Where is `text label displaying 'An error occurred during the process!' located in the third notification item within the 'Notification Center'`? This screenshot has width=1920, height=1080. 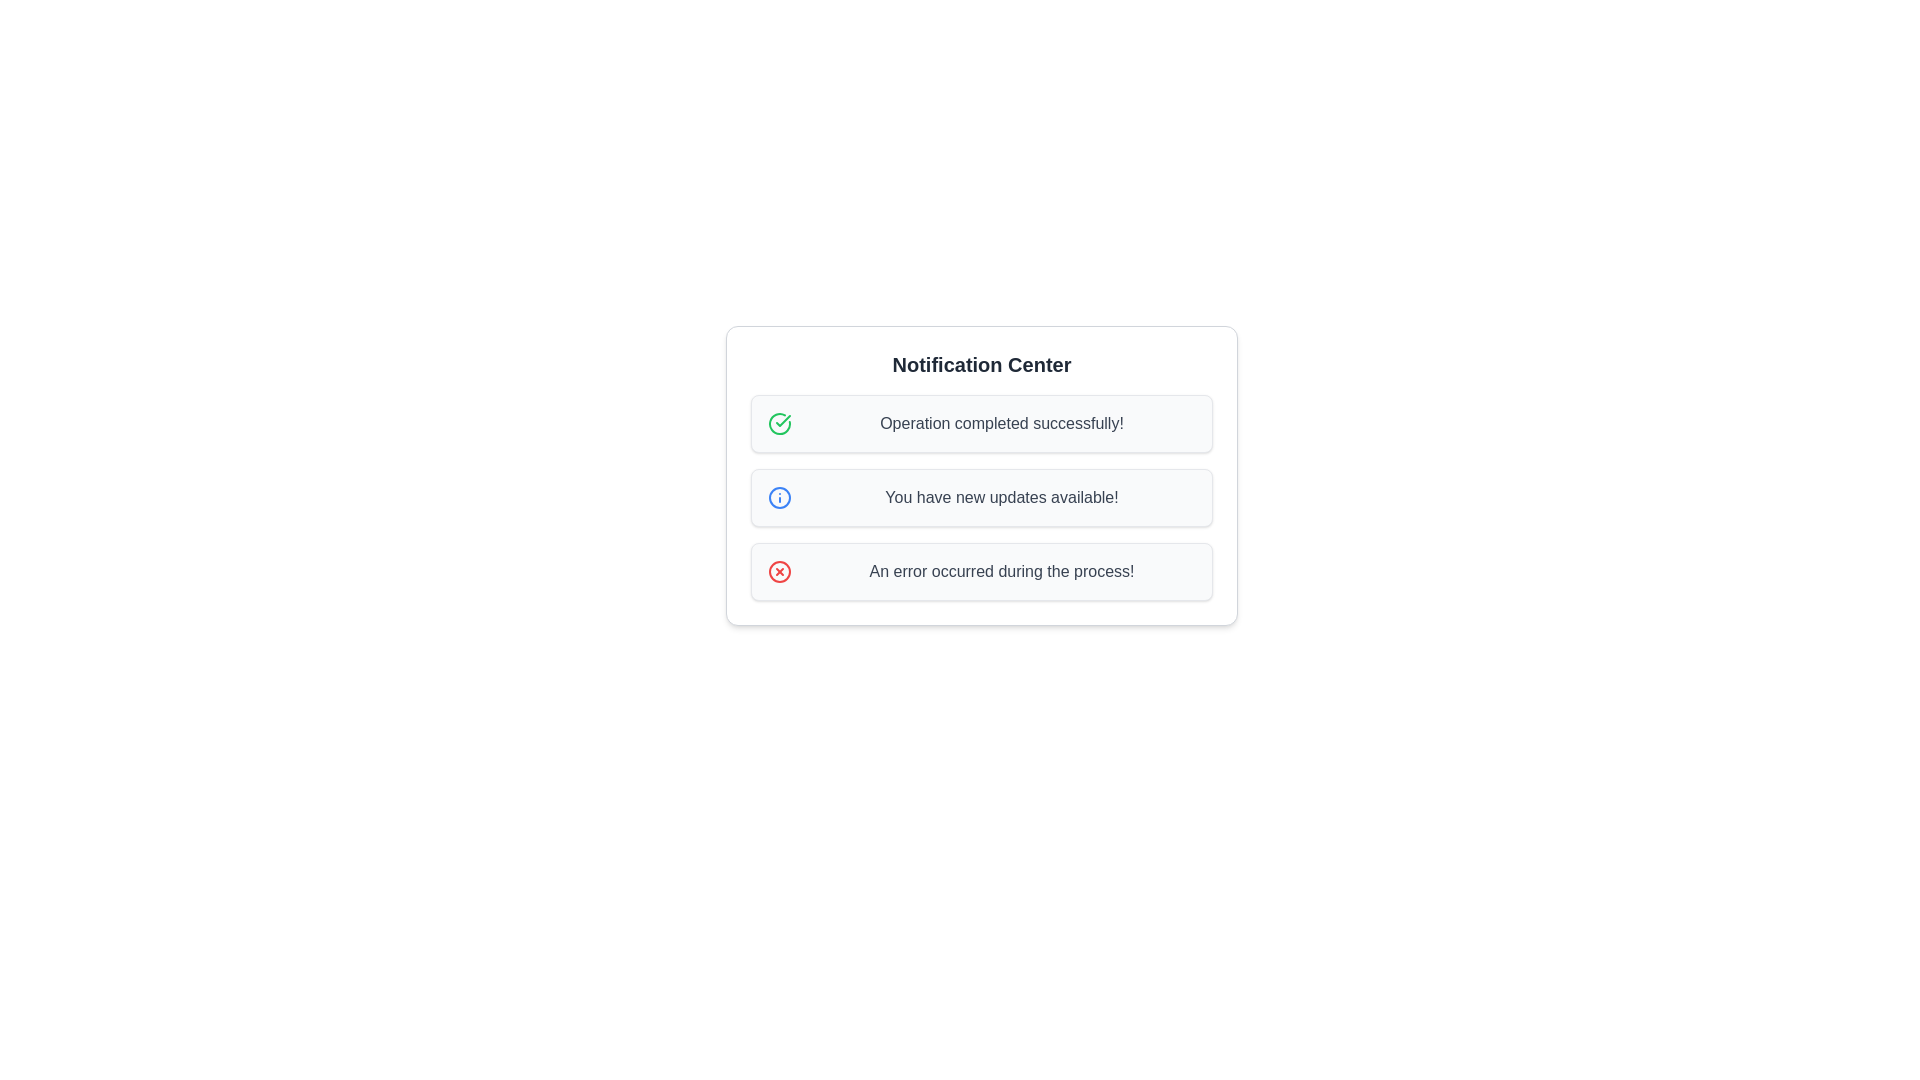 text label displaying 'An error occurred during the process!' located in the third notification item within the 'Notification Center' is located at coordinates (1002, 571).